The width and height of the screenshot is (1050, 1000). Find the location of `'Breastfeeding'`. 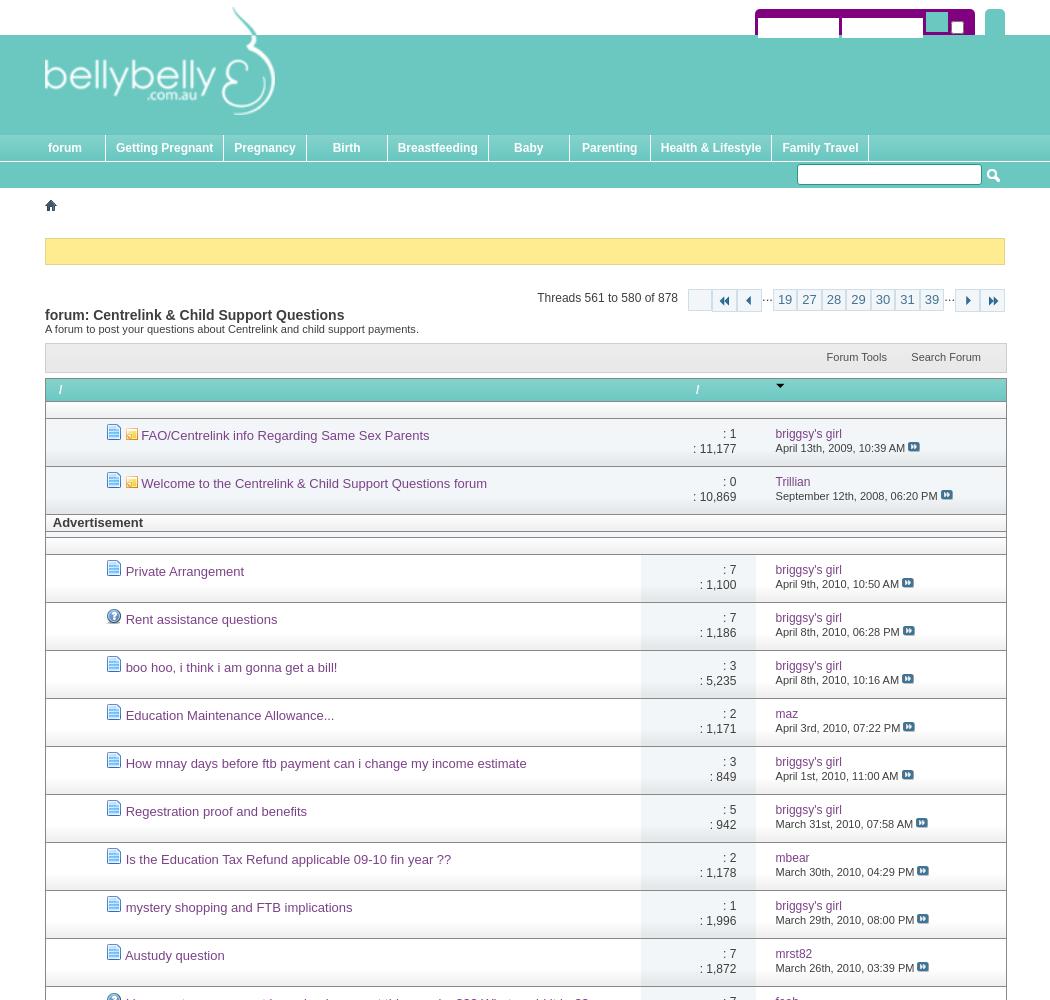

'Breastfeeding' is located at coordinates (436, 148).